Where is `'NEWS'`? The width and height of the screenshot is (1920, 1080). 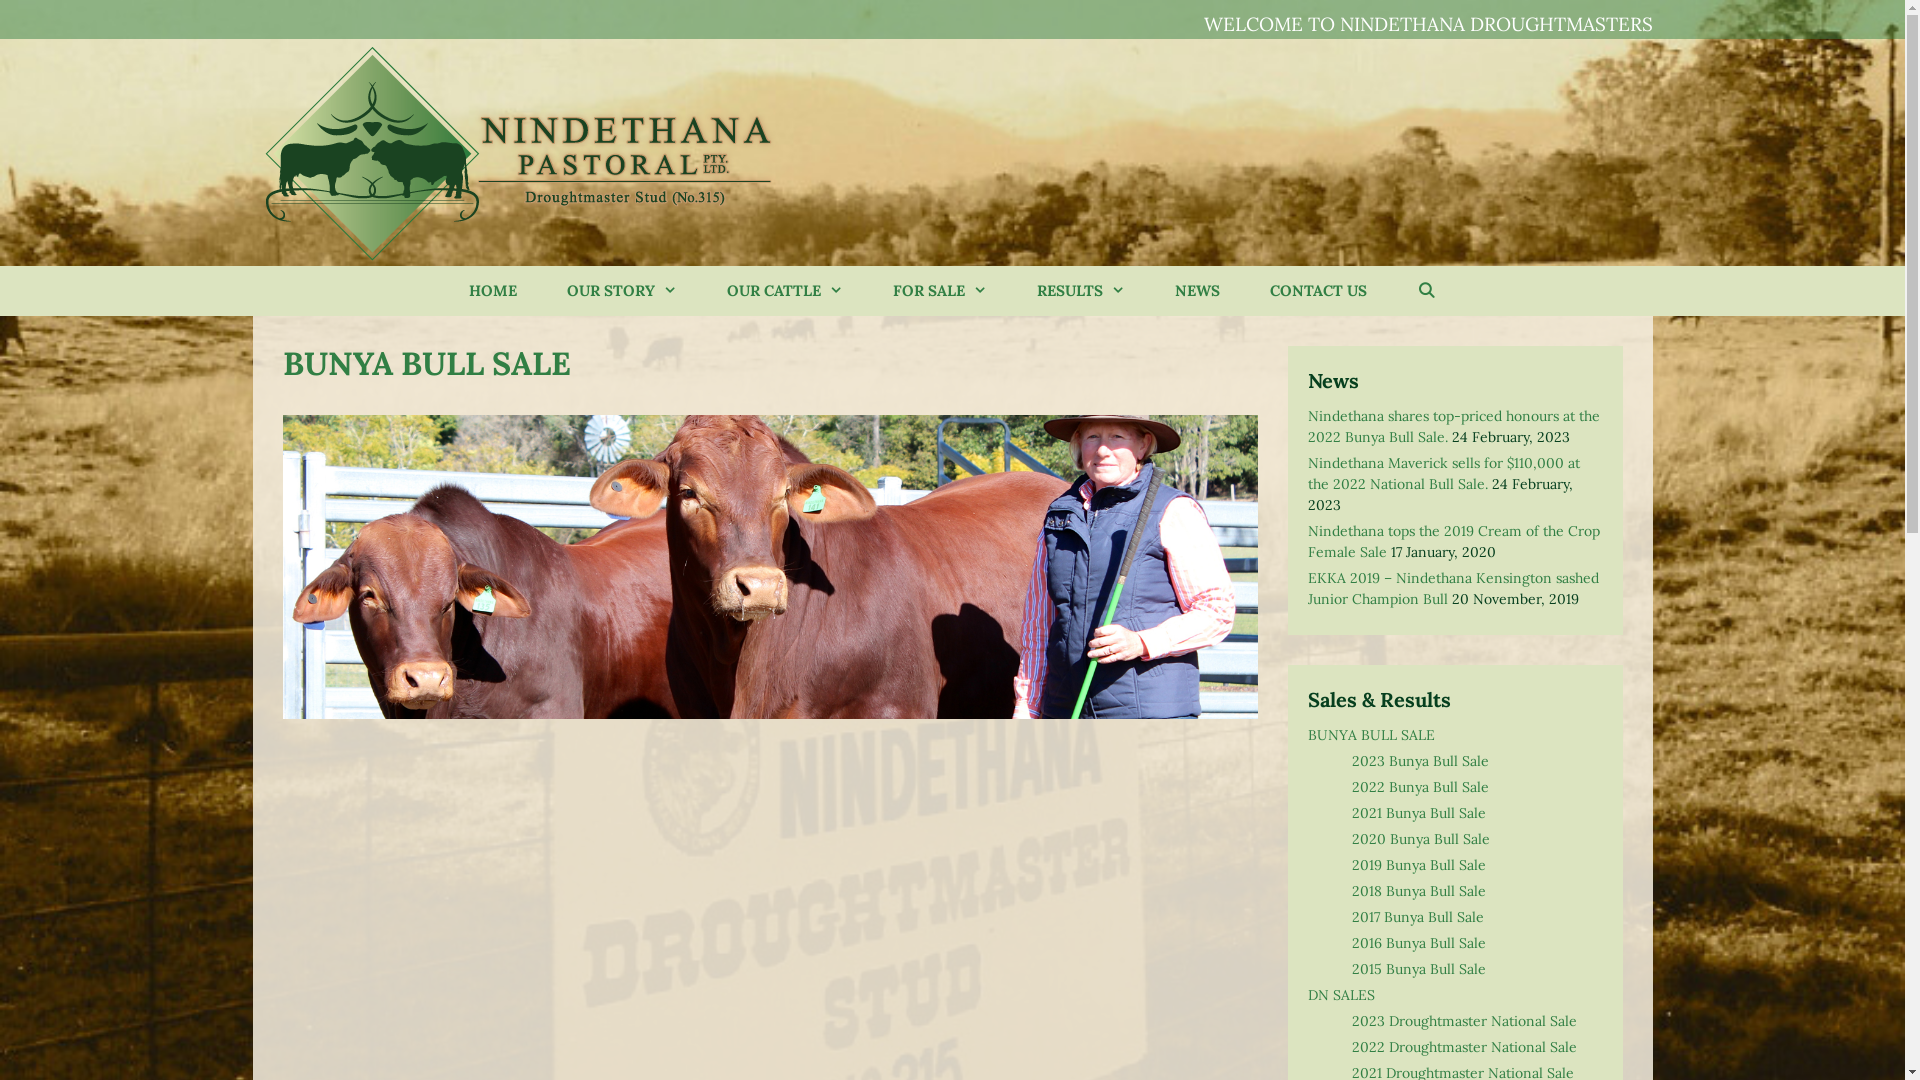
'NEWS' is located at coordinates (1197, 290).